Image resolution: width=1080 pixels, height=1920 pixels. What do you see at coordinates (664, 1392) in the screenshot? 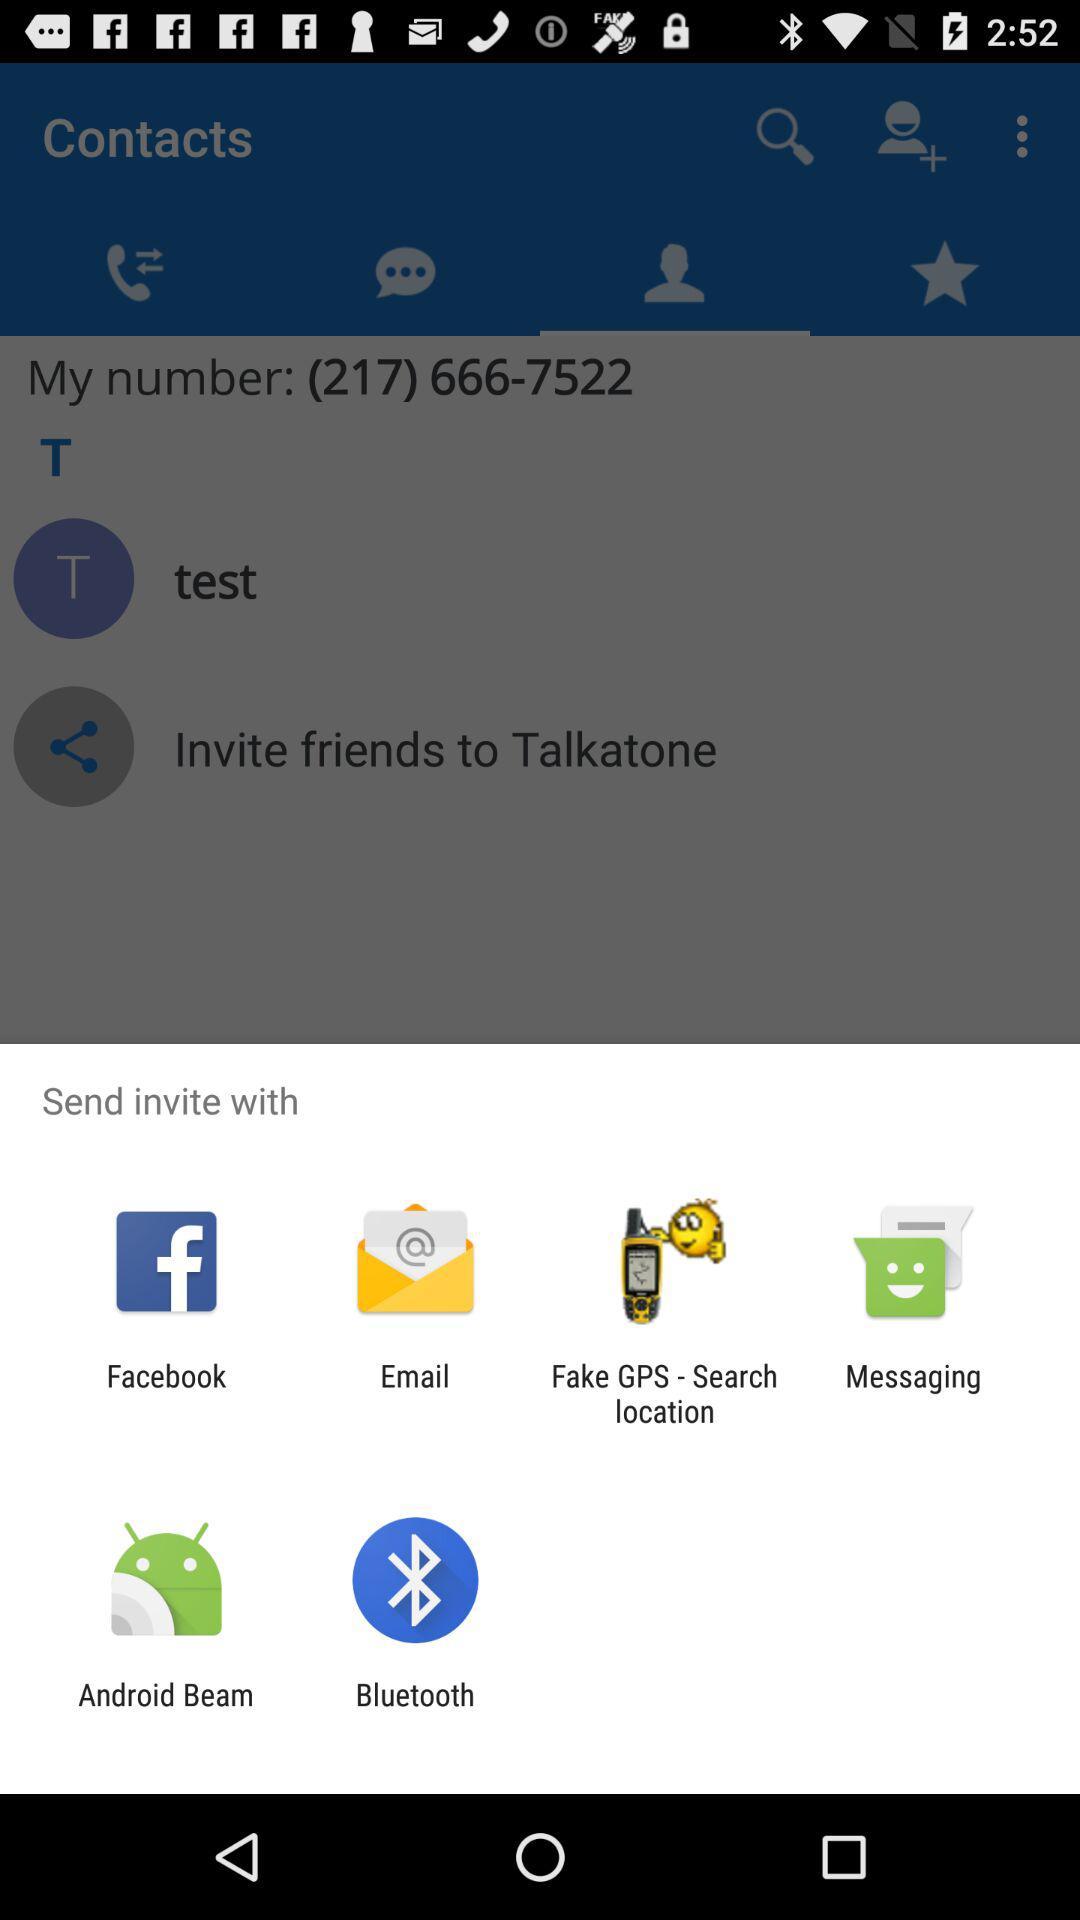
I see `app next to messaging app` at bounding box center [664, 1392].